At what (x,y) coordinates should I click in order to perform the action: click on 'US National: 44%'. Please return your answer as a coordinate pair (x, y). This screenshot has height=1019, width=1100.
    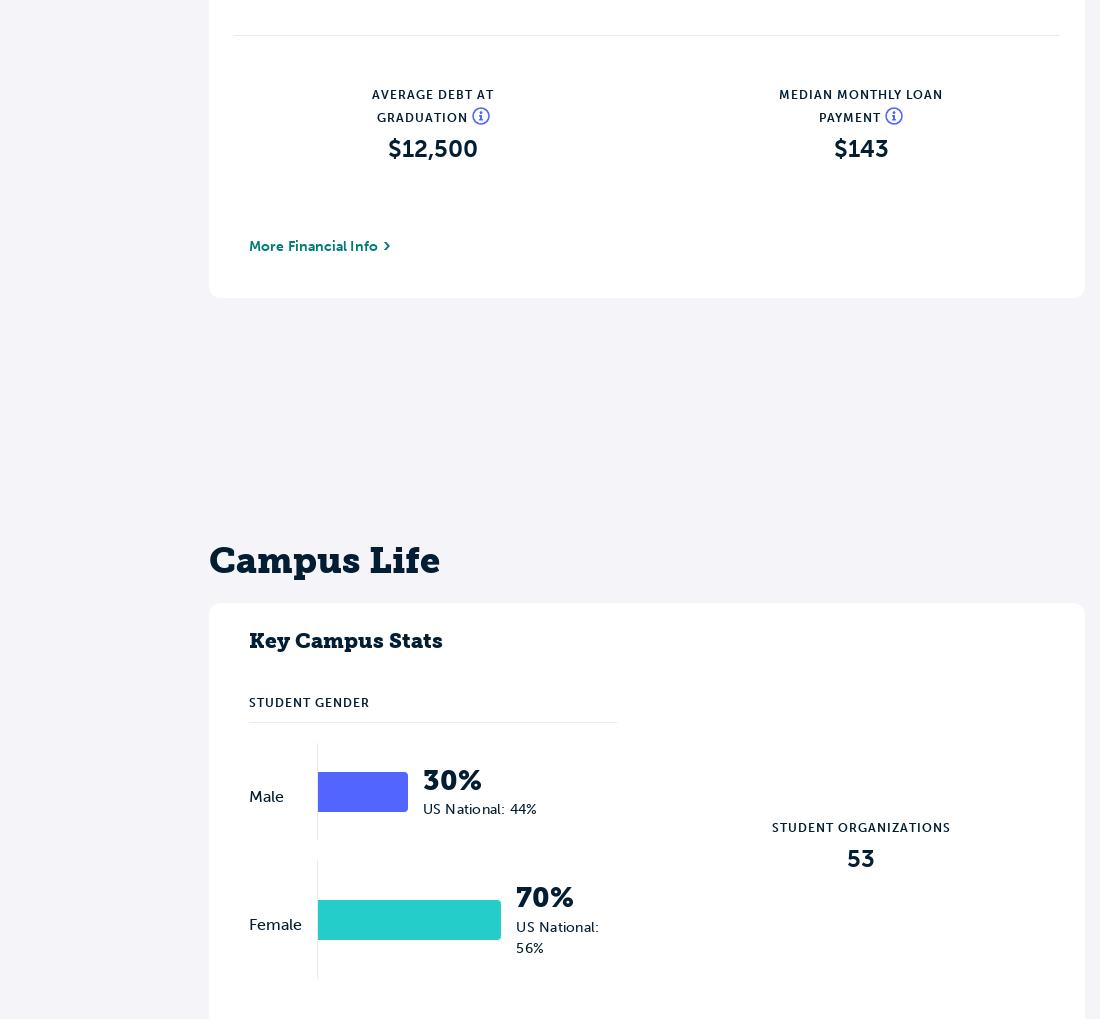
    Looking at the image, I should click on (478, 809).